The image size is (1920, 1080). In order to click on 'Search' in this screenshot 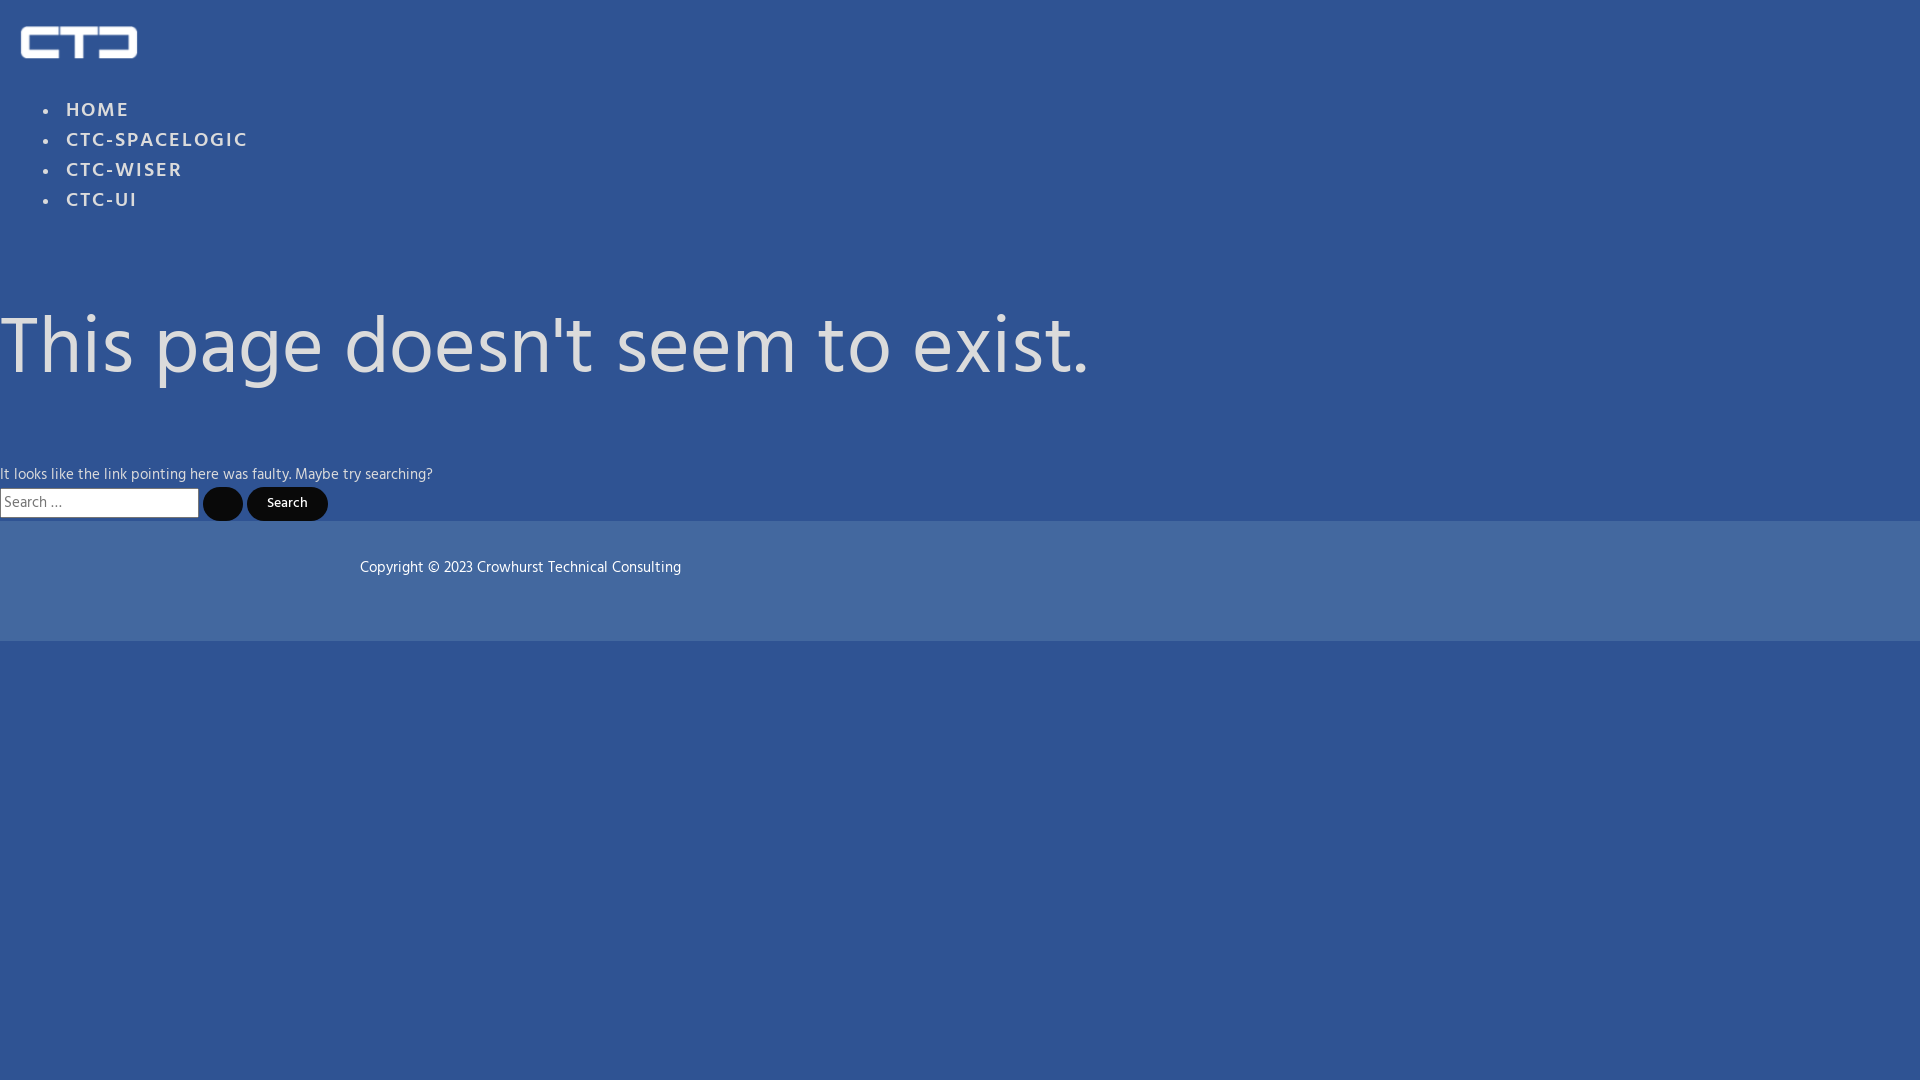, I will do `click(286, 503)`.